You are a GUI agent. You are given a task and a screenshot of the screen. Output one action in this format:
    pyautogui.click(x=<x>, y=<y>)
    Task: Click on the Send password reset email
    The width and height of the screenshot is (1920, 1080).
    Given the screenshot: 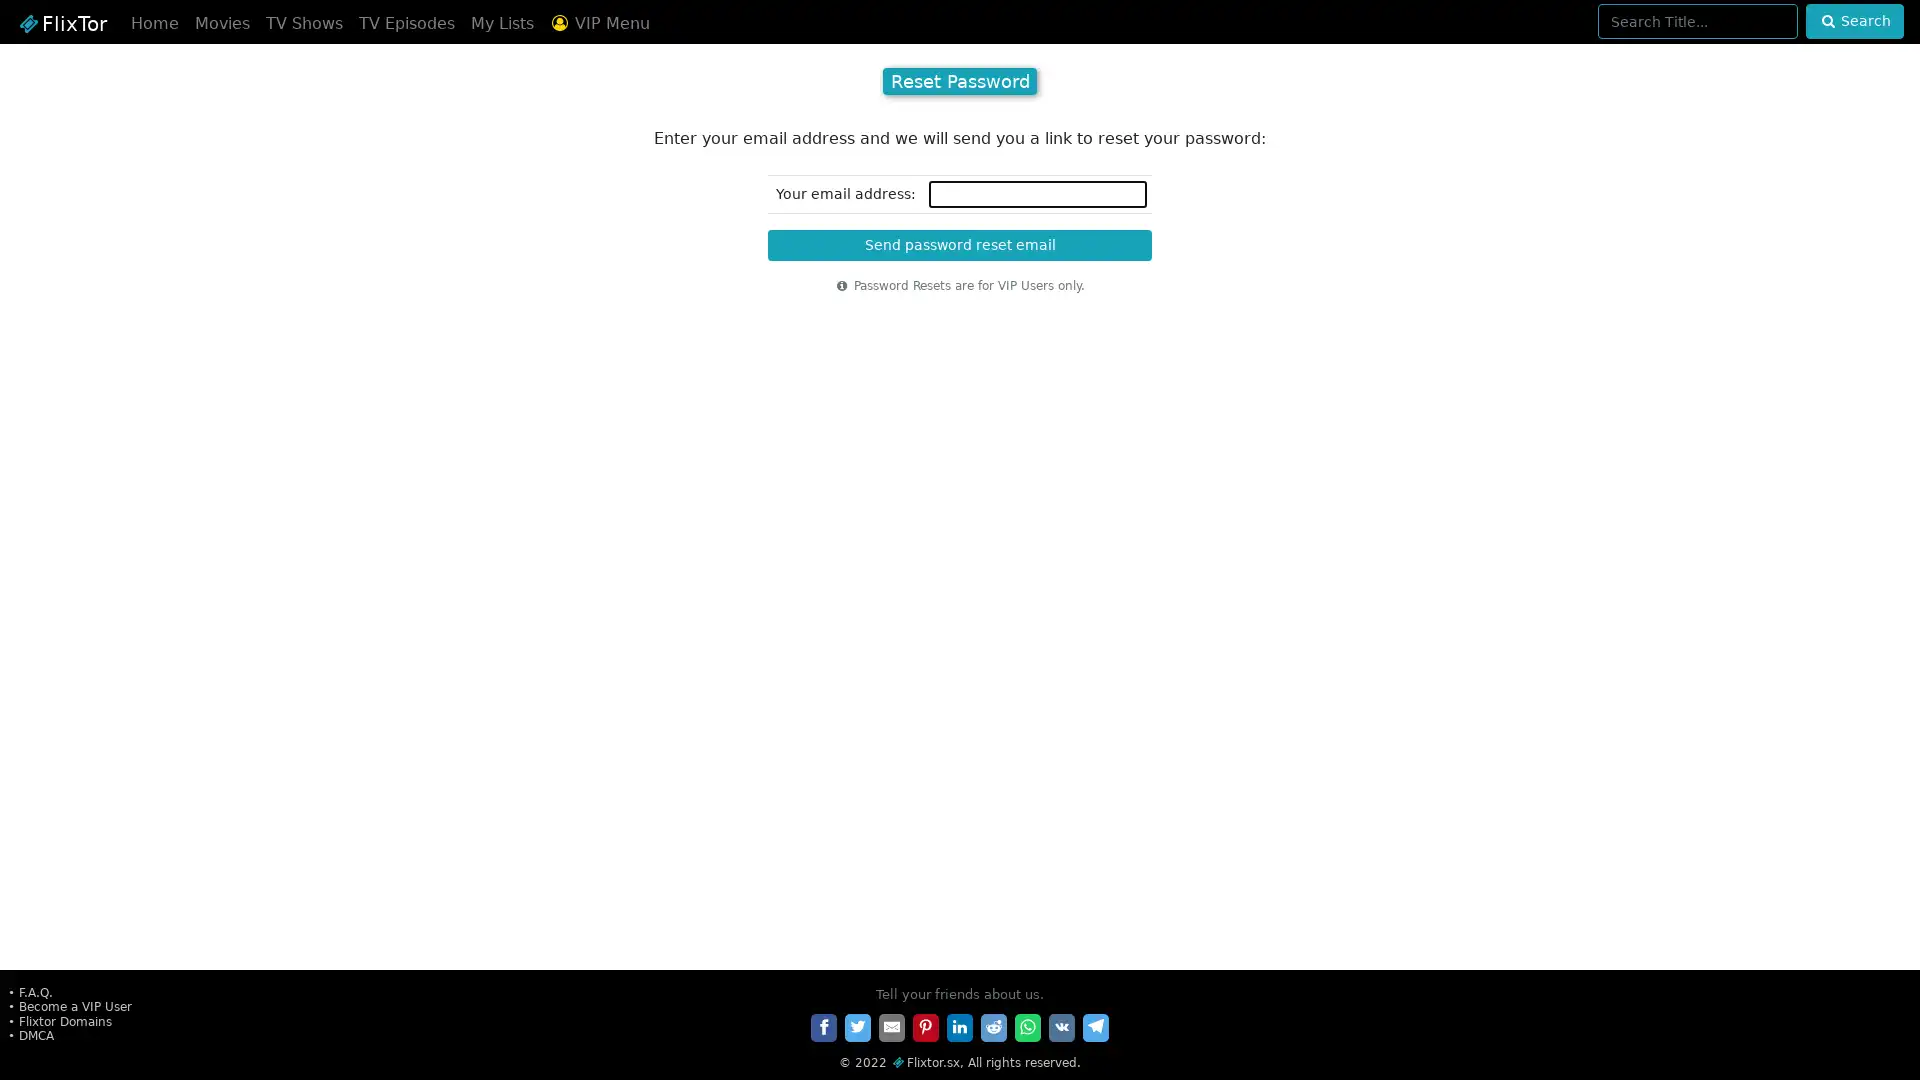 What is the action you would take?
    pyautogui.click(x=960, y=243)
    